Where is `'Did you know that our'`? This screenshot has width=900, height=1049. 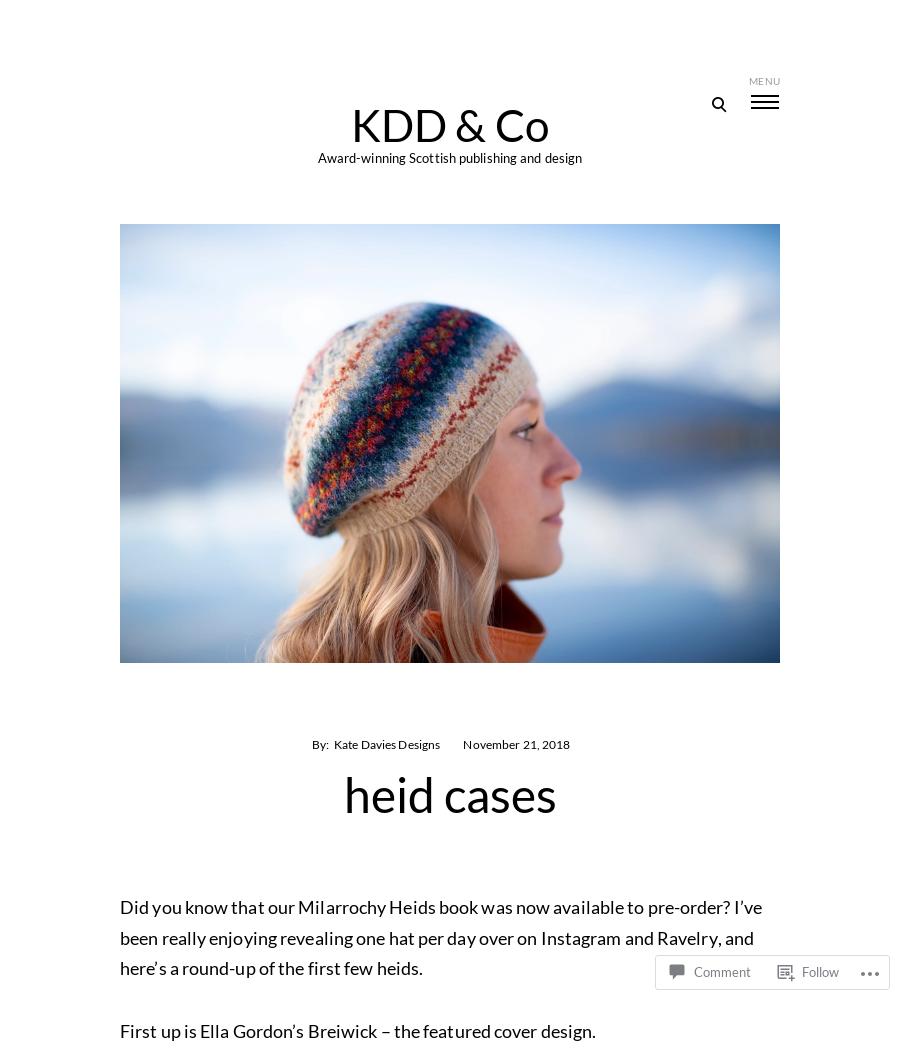
'Did you know that our' is located at coordinates (208, 905).